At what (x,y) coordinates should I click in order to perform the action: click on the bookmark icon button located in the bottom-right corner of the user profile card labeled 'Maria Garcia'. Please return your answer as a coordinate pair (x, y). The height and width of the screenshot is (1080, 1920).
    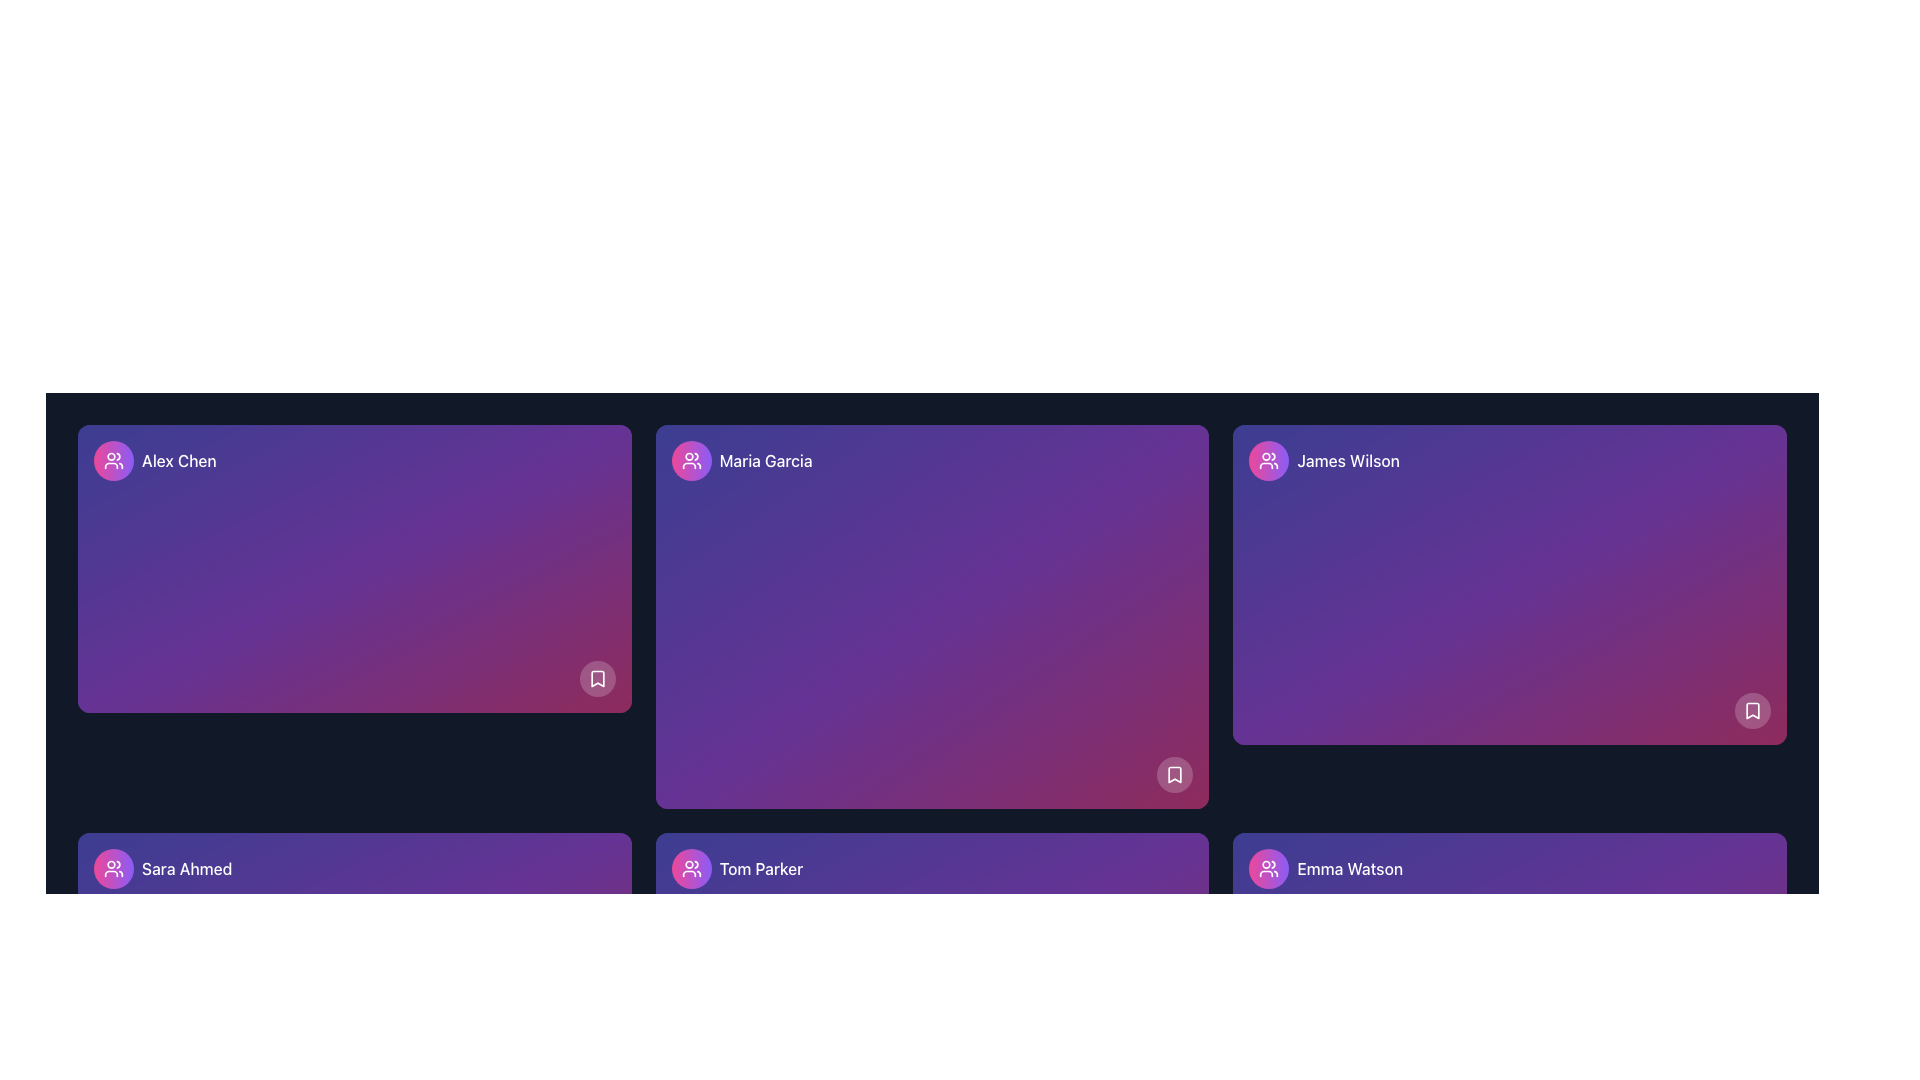
    Looking at the image, I should click on (1175, 774).